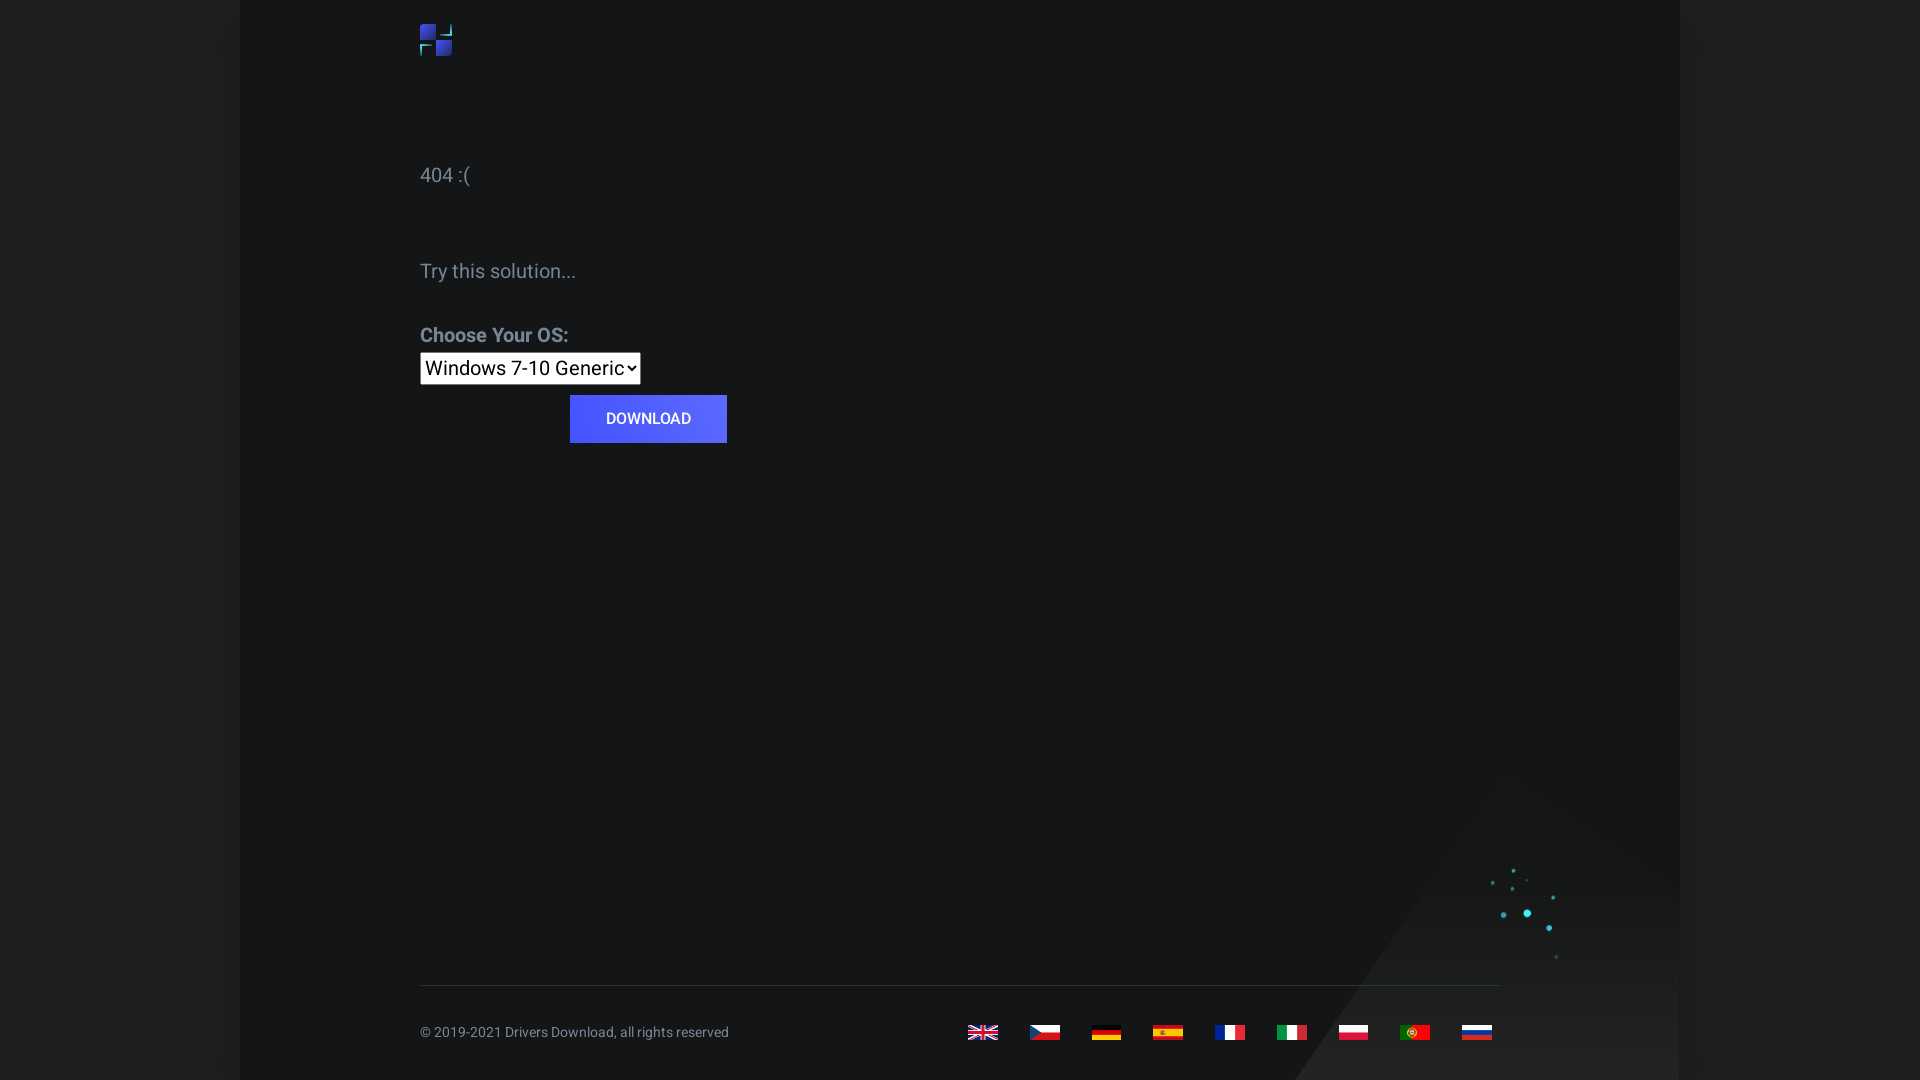 The image size is (1920, 1080). What do you see at coordinates (648, 418) in the screenshot?
I see `'DOWNLOAD'` at bounding box center [648, 418].